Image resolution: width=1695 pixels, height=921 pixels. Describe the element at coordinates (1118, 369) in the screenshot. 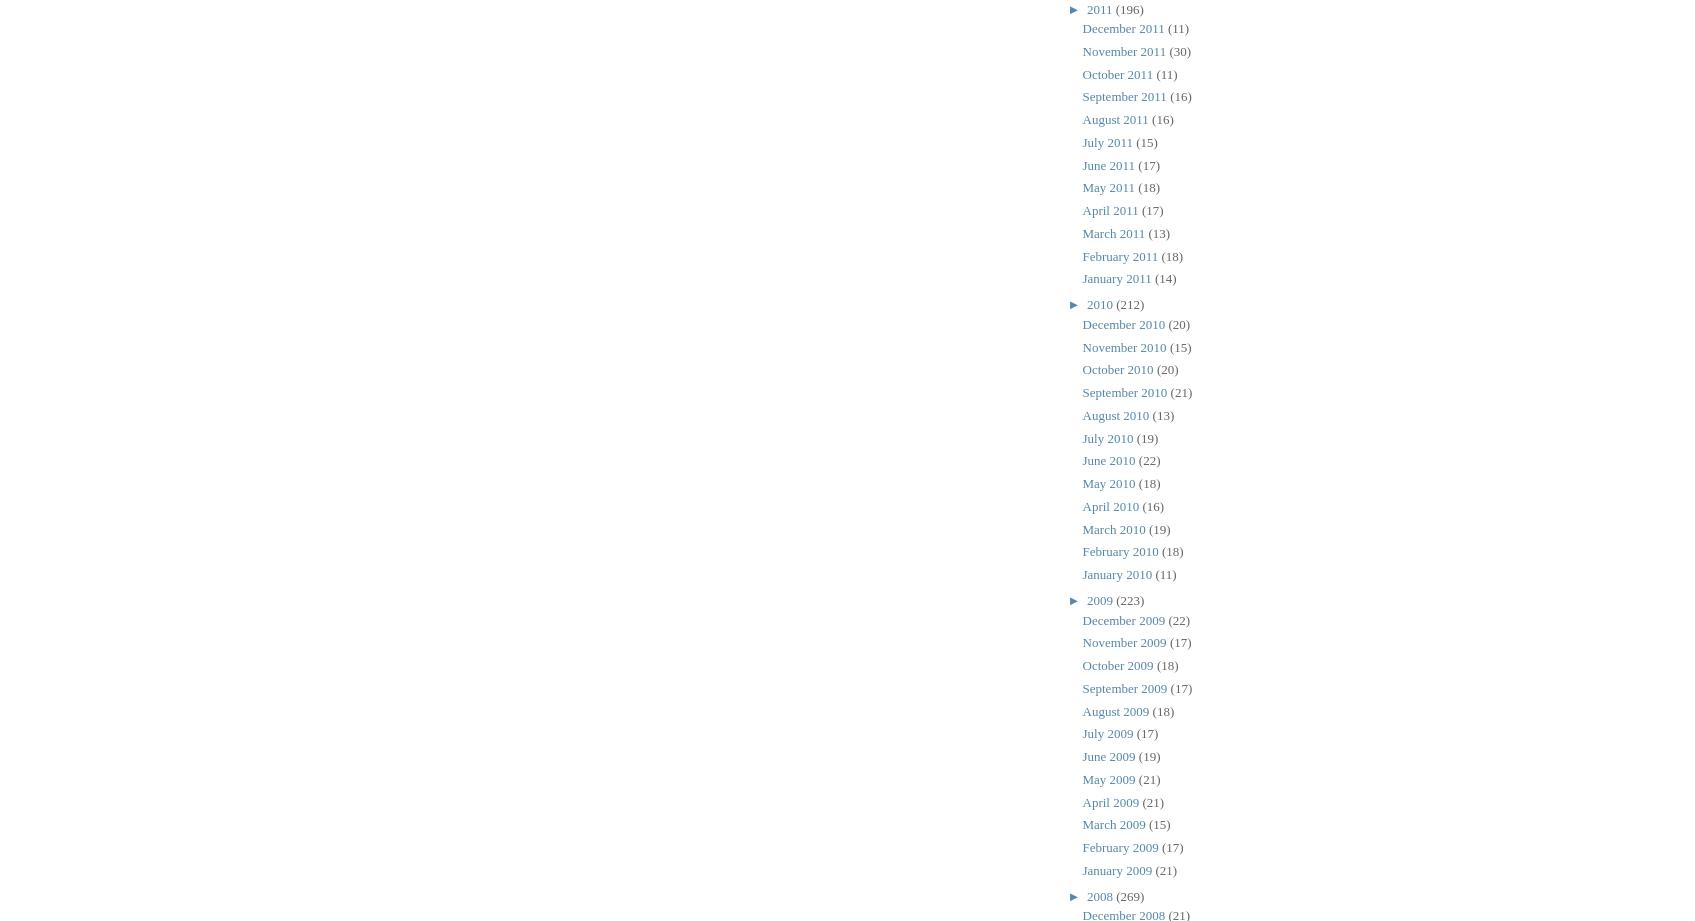

I see `'October 2010'` at that location.